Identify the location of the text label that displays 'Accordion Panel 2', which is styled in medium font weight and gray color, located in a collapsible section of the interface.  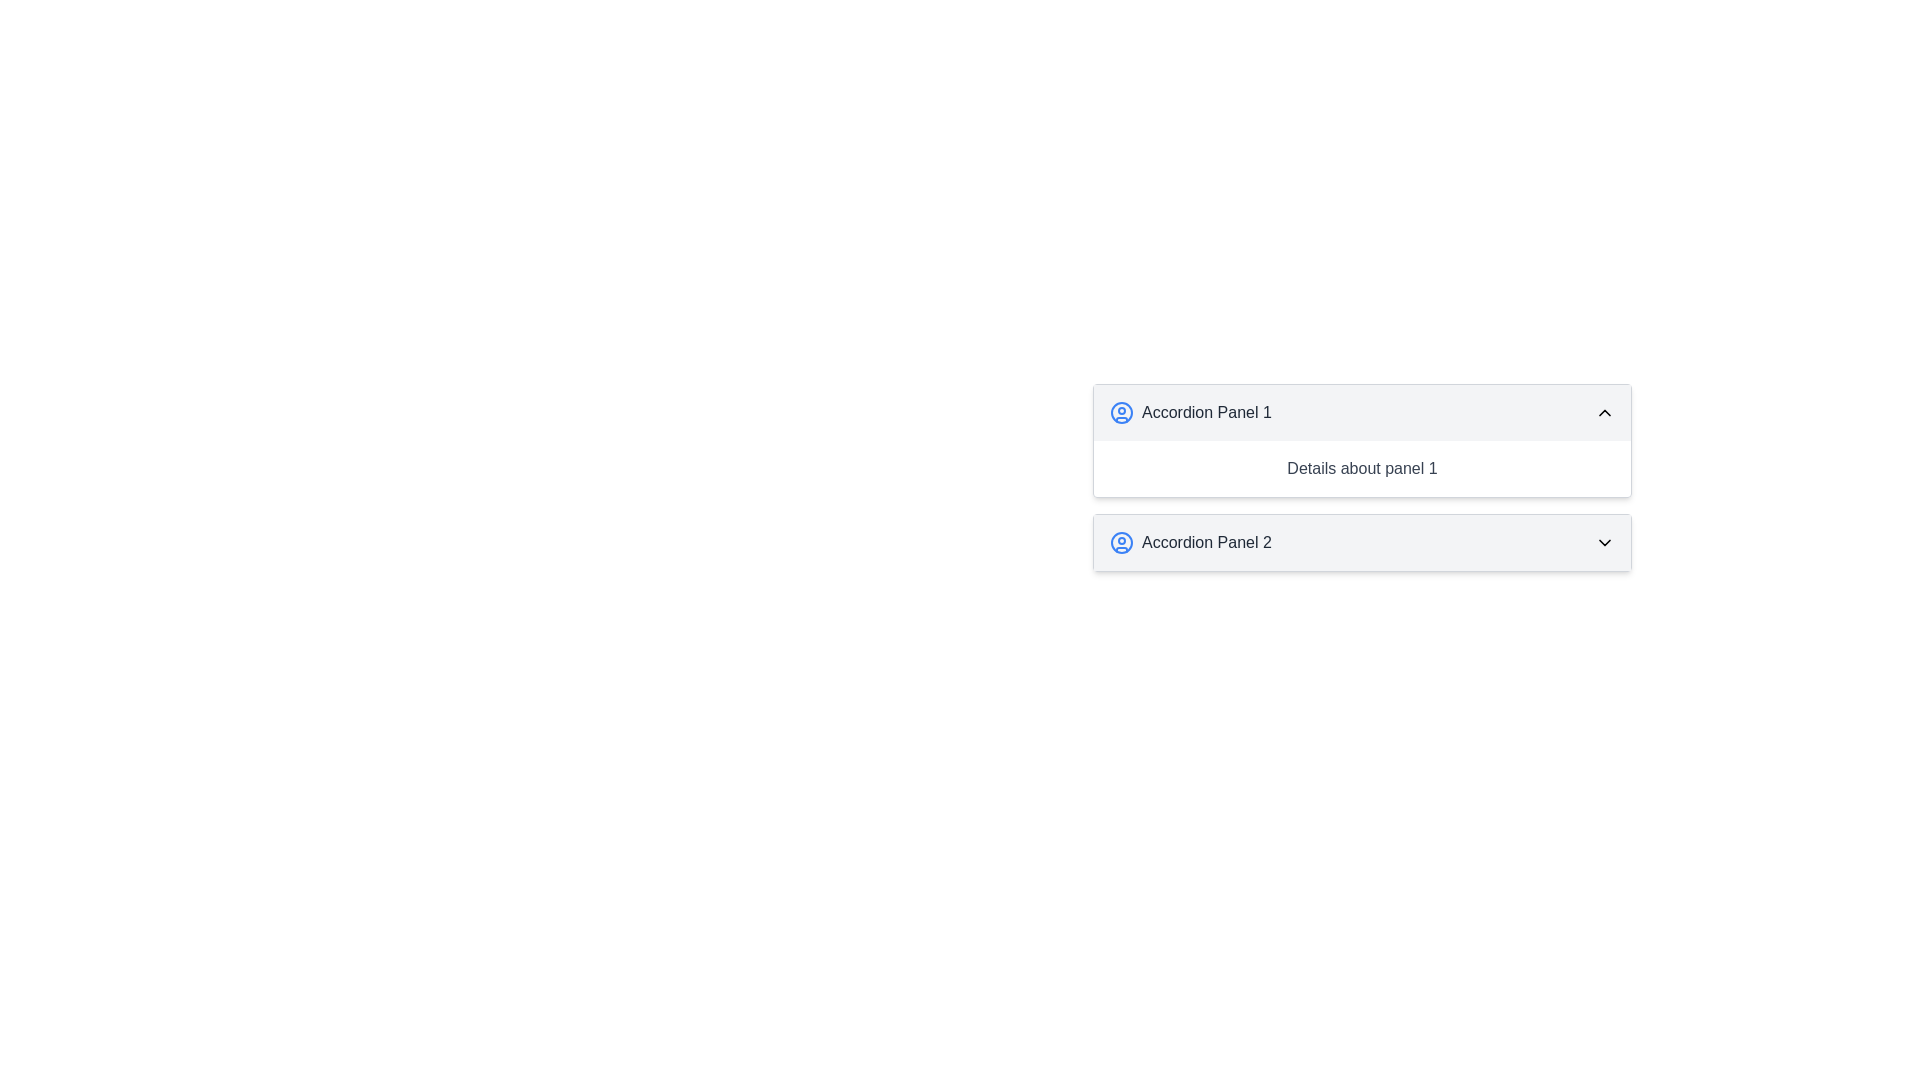
(1205, 543).